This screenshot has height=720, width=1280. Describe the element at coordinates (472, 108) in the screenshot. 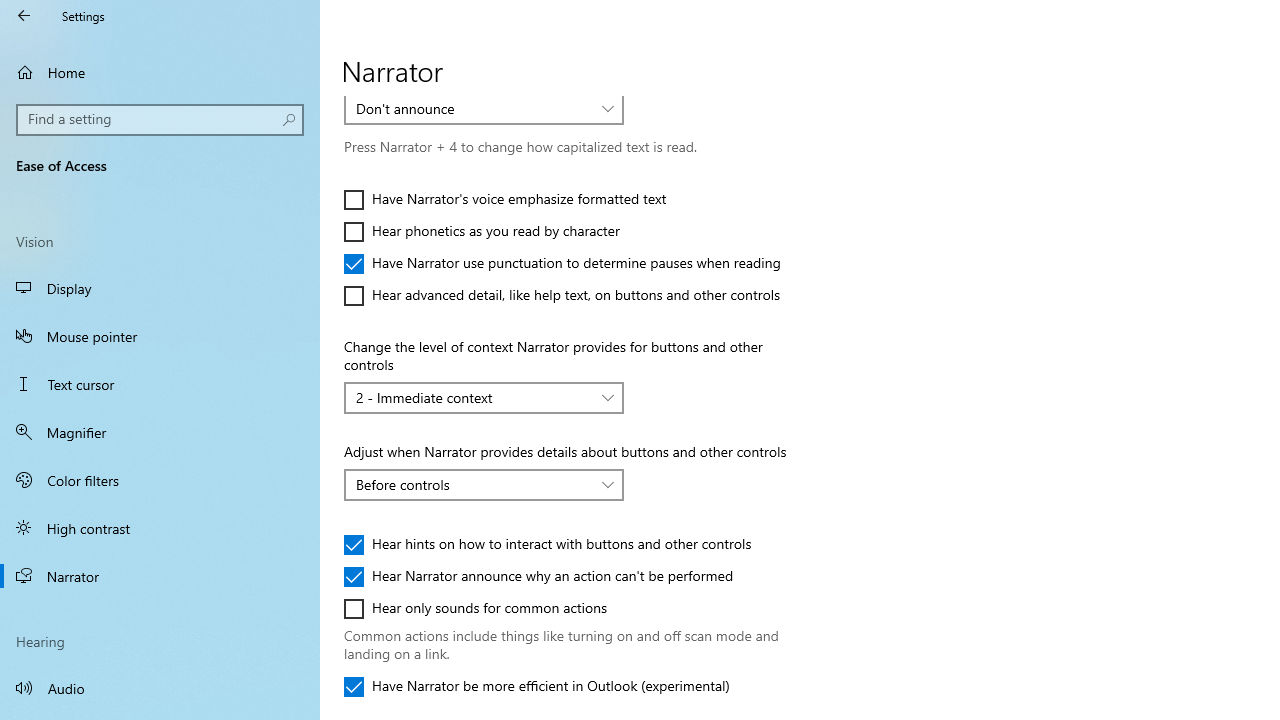

I see `'Don'` at that location.